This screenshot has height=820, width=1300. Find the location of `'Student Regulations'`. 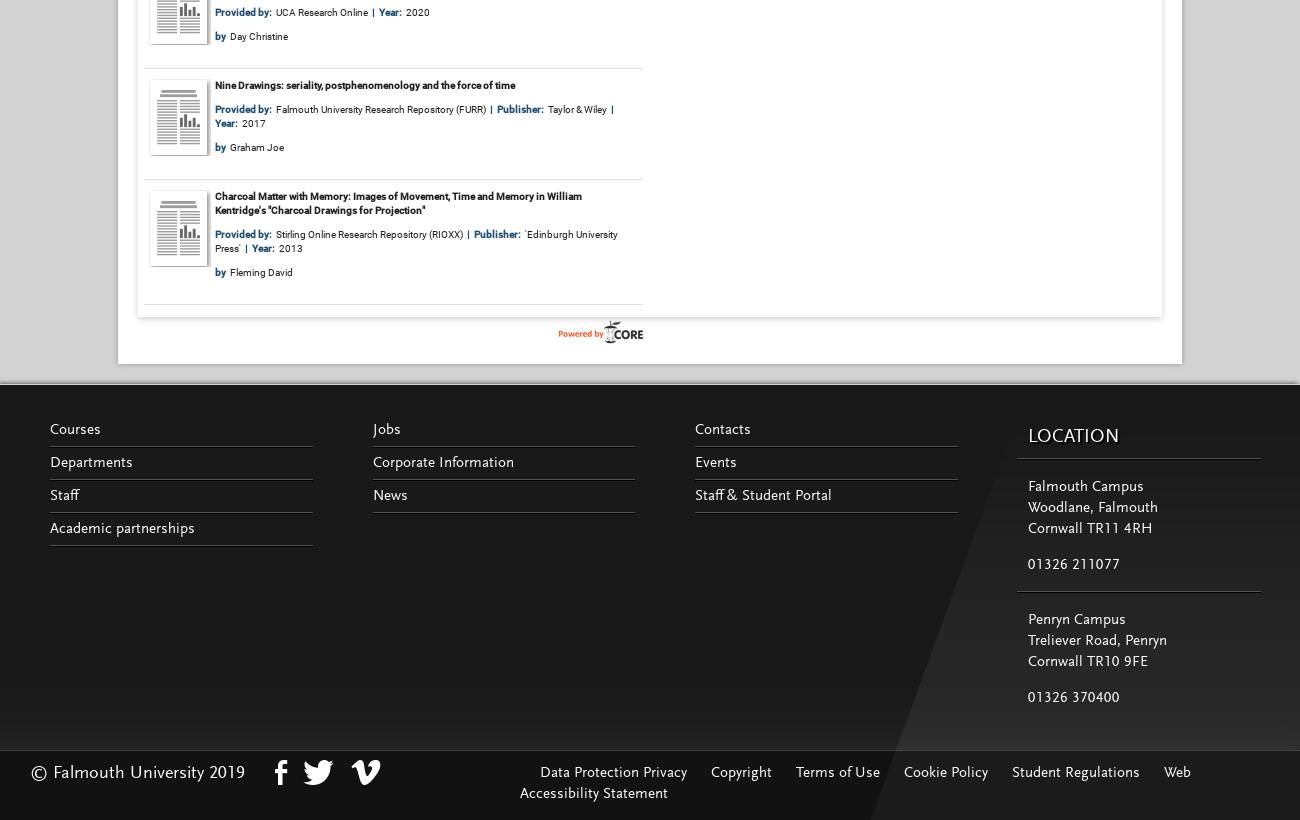

'Student Regulations' is located at coordinates (1076, 772).